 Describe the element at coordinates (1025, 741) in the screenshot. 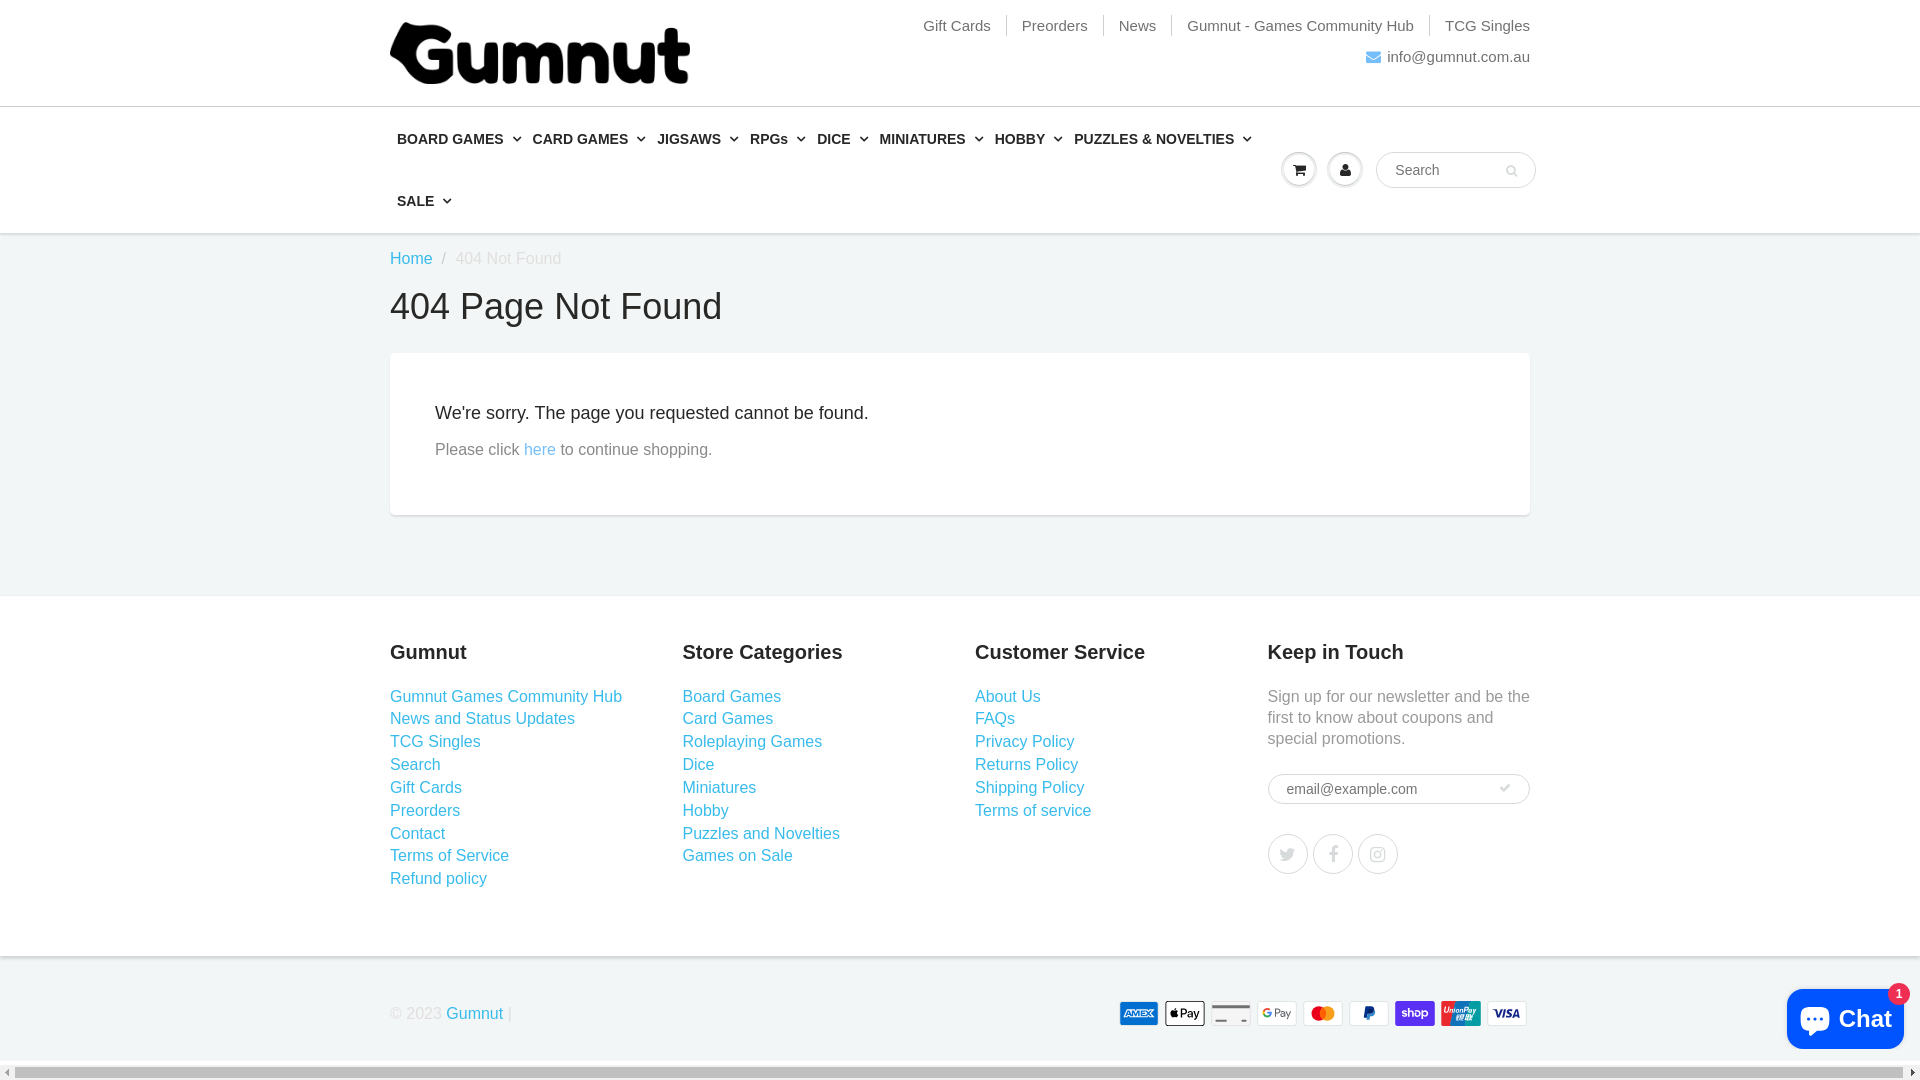

I see `'Privacy Policy'` at that location.